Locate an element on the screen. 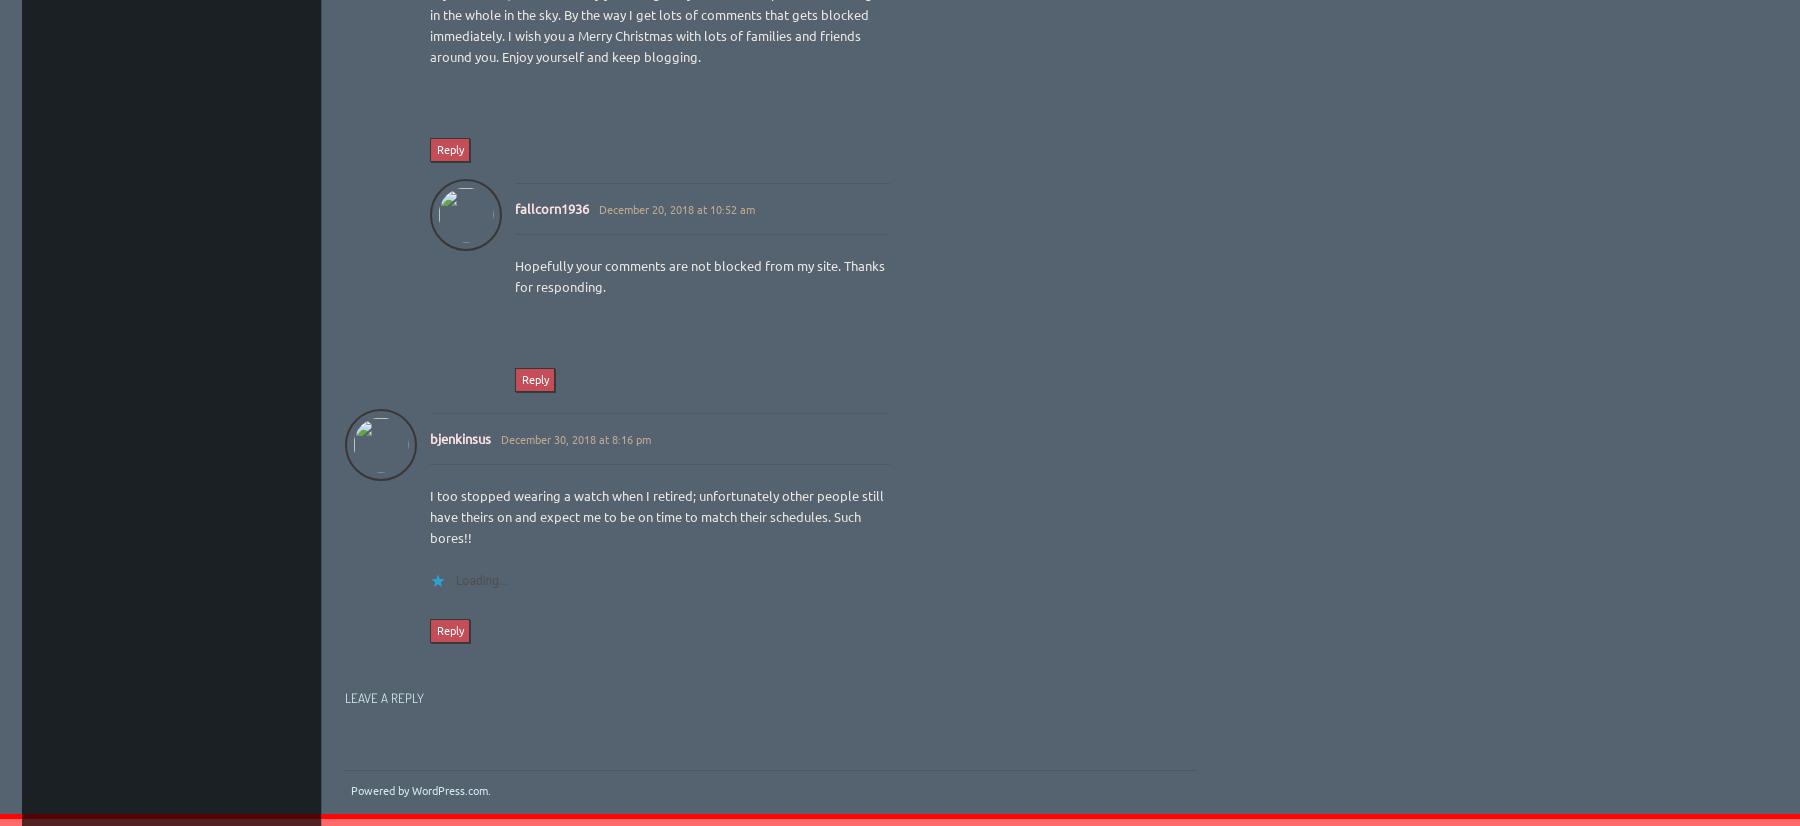 This screenshot has width=1800, height=826. 'December 30, 2018 at 8:16 pm' is located at coordinates (574, 438).